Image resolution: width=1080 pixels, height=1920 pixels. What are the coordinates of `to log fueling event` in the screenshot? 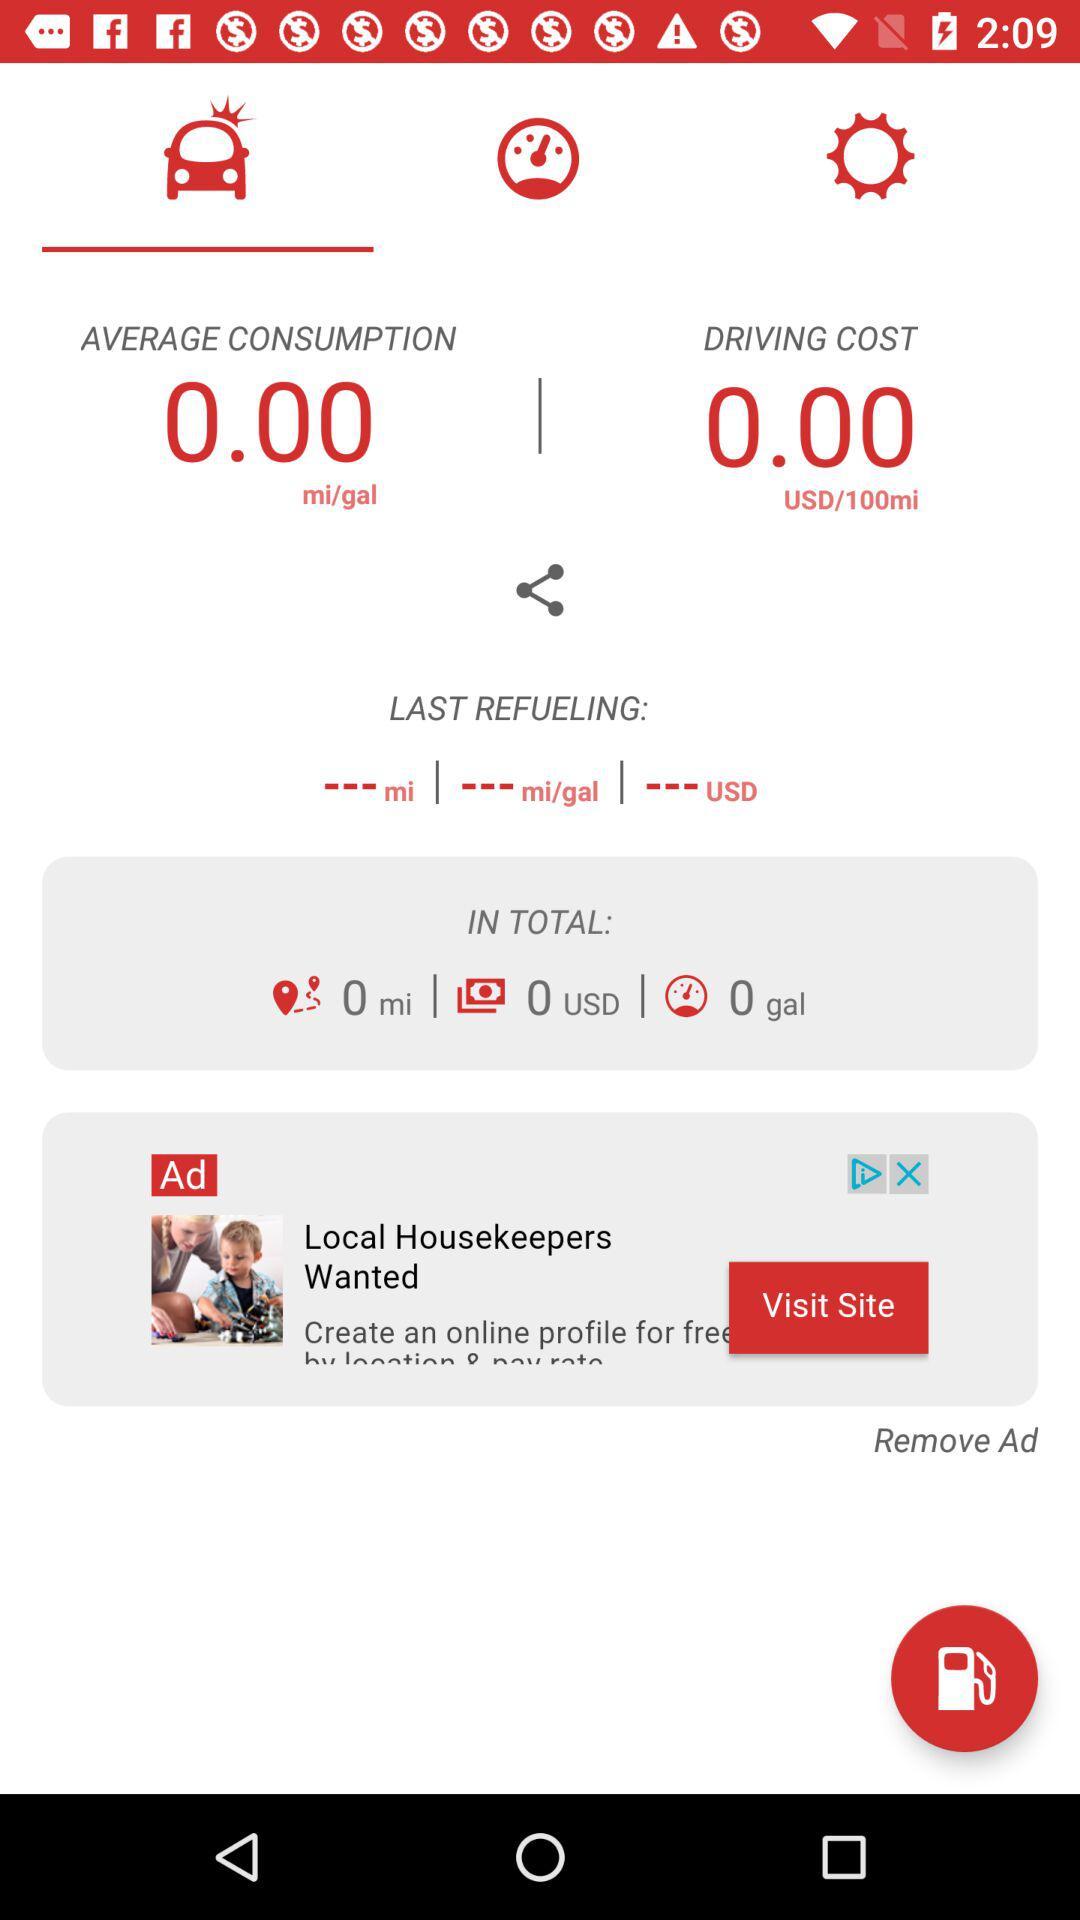 It's located at (963, 1678).